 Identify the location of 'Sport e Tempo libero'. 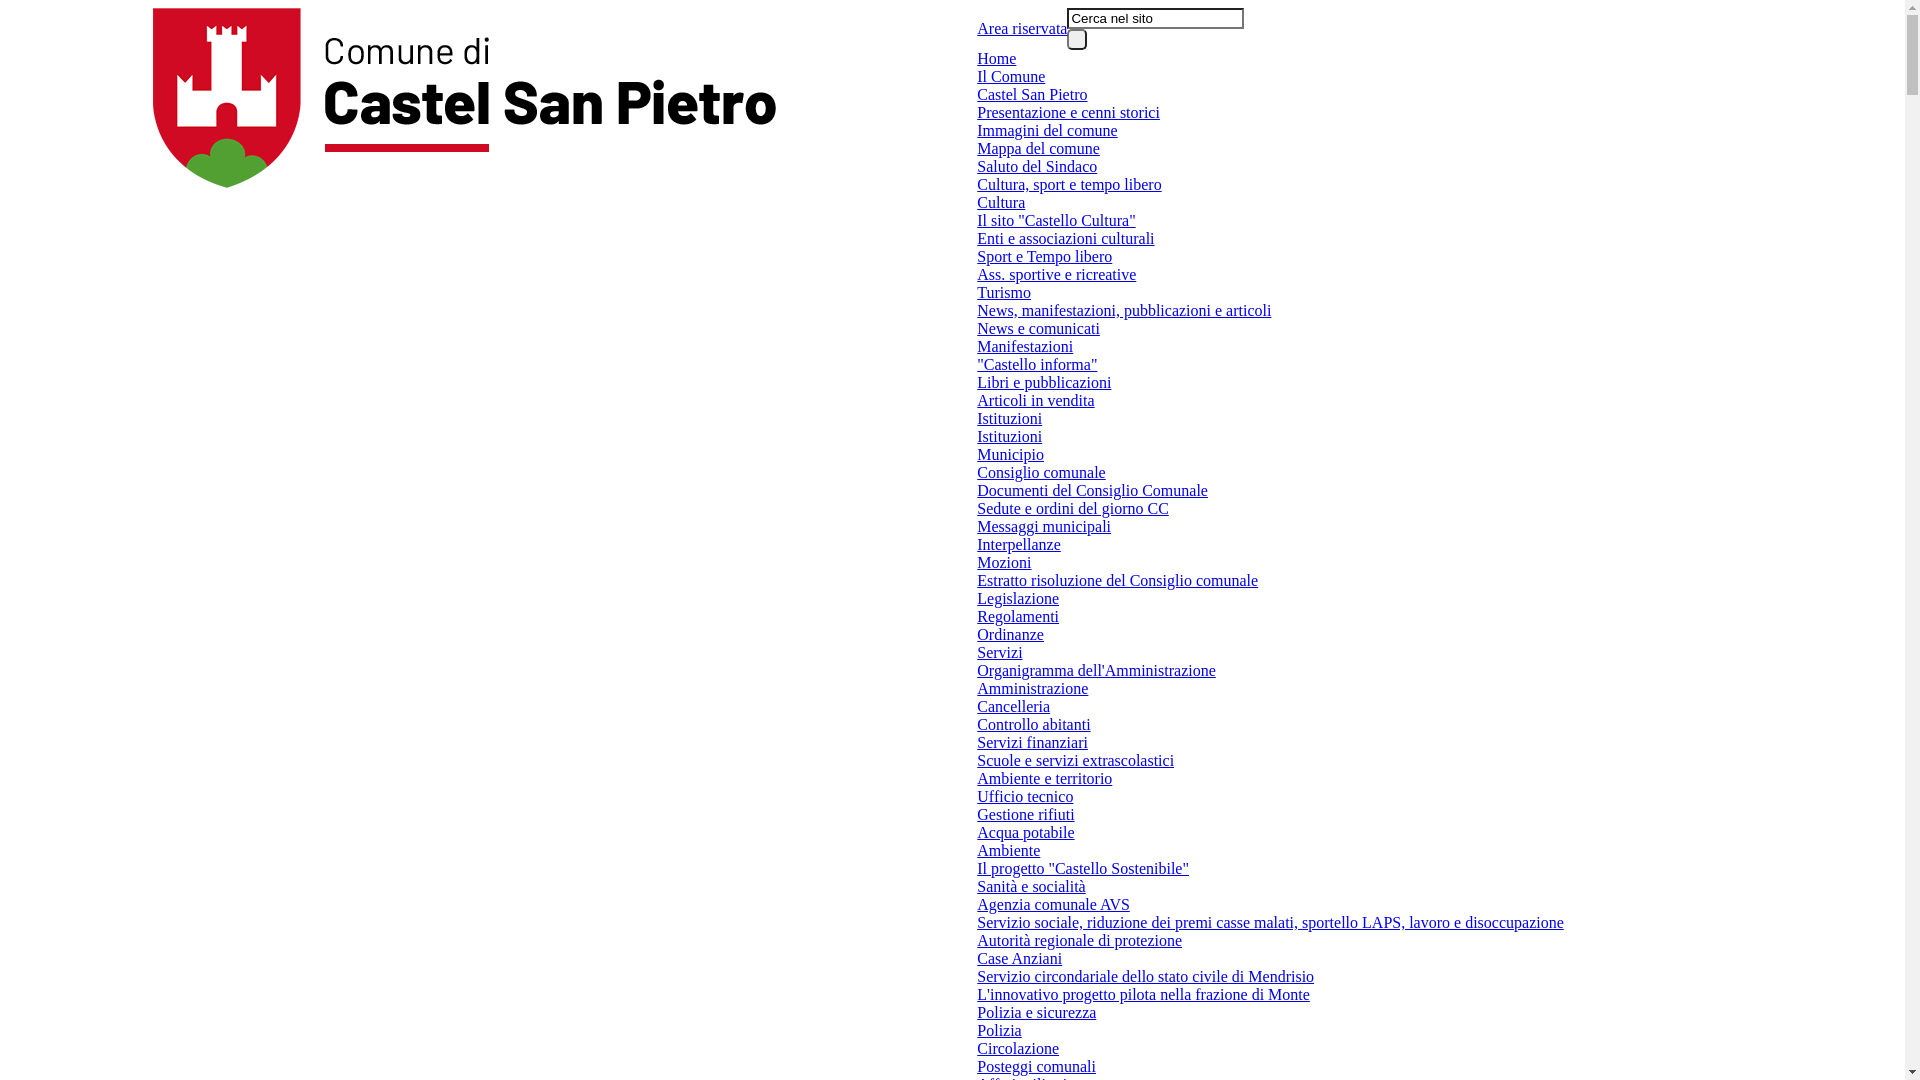
(1043, 256).